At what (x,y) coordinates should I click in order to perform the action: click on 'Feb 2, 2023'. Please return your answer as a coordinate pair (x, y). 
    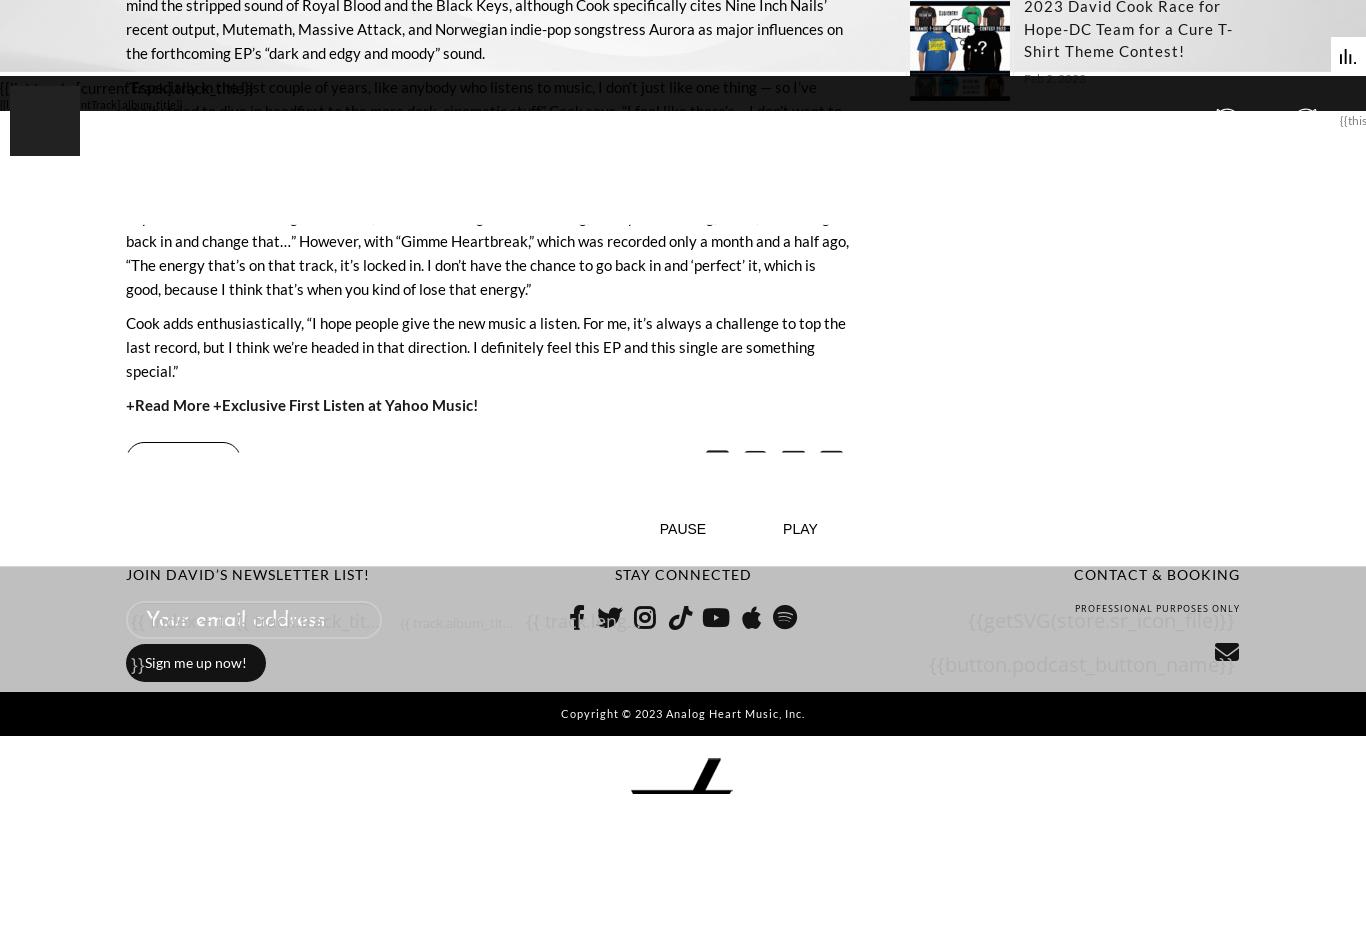
    Looking at the image, I should click on (1053, 76).